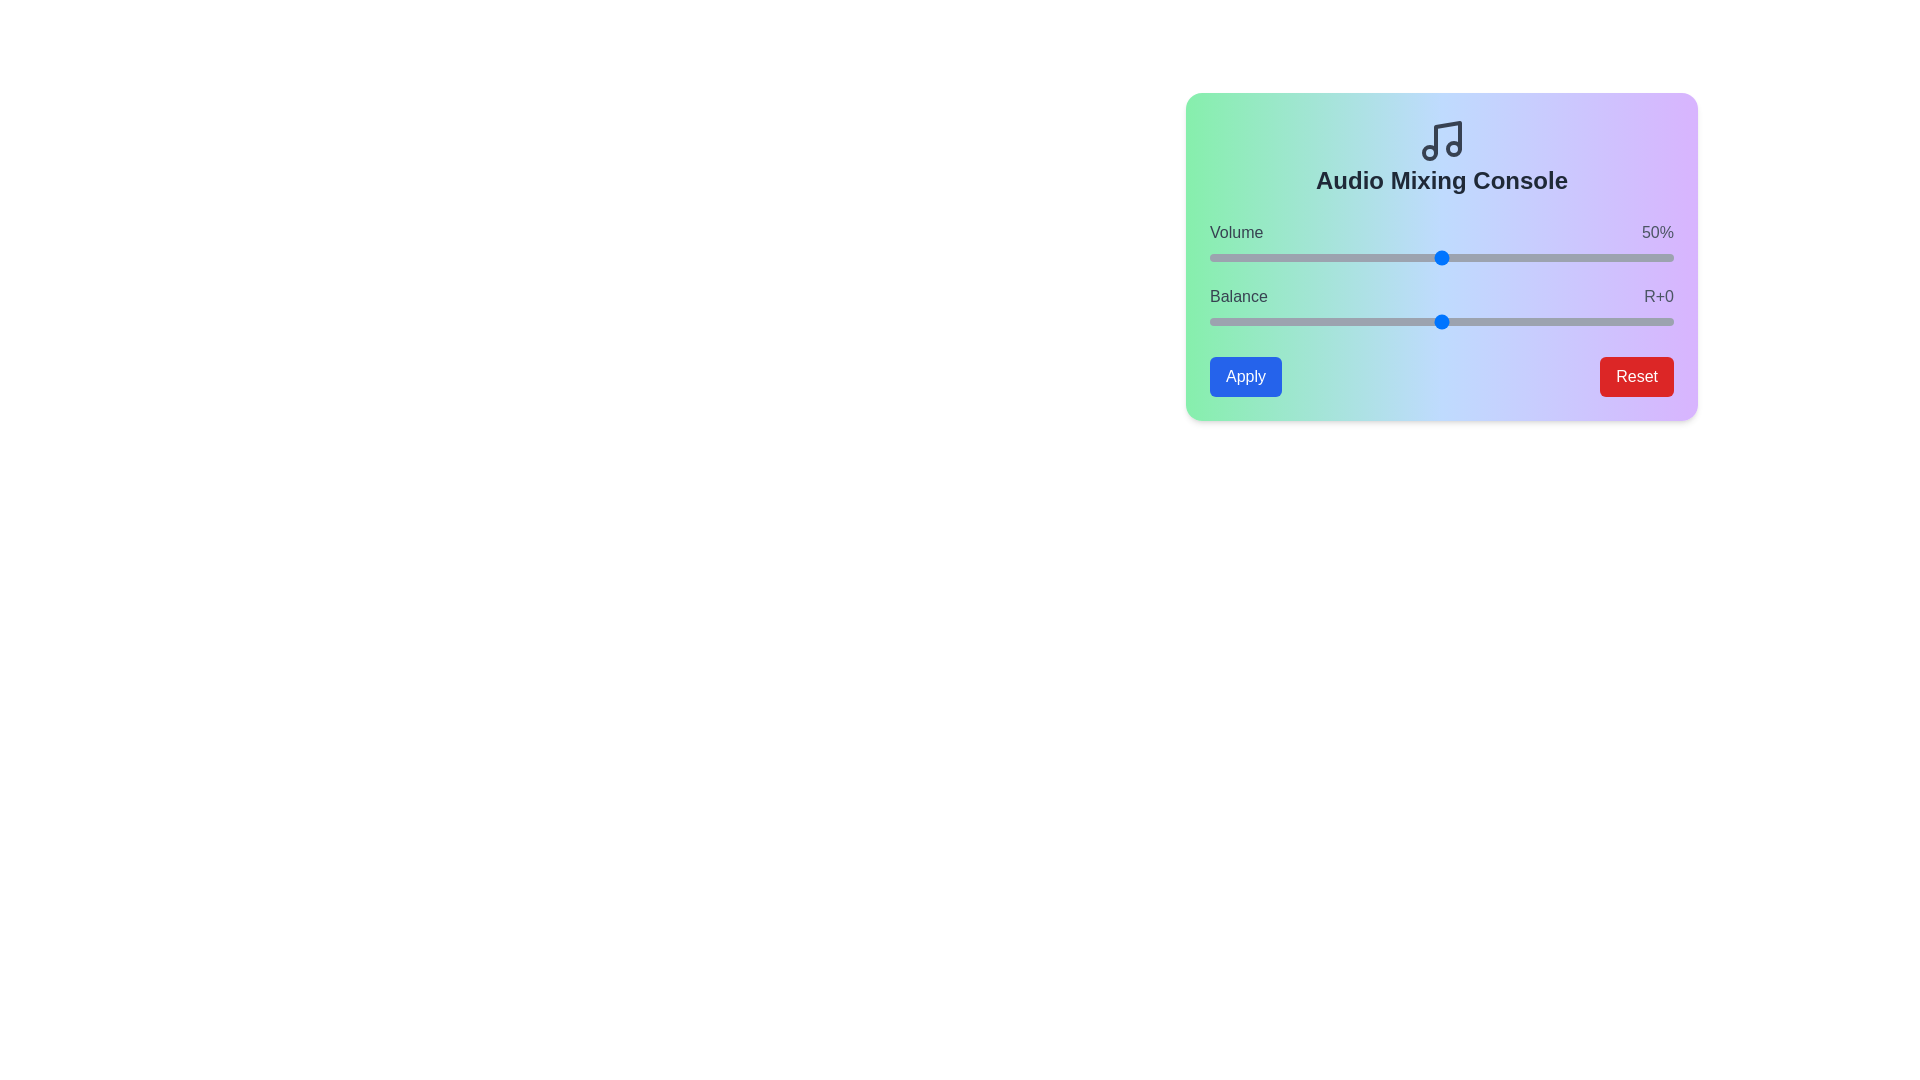 This screenshot has width=1920, height=1080. What do you see at coordinates (1520, 320) in the screenshot?
I see `balance` at bounding box center [1520, 320].